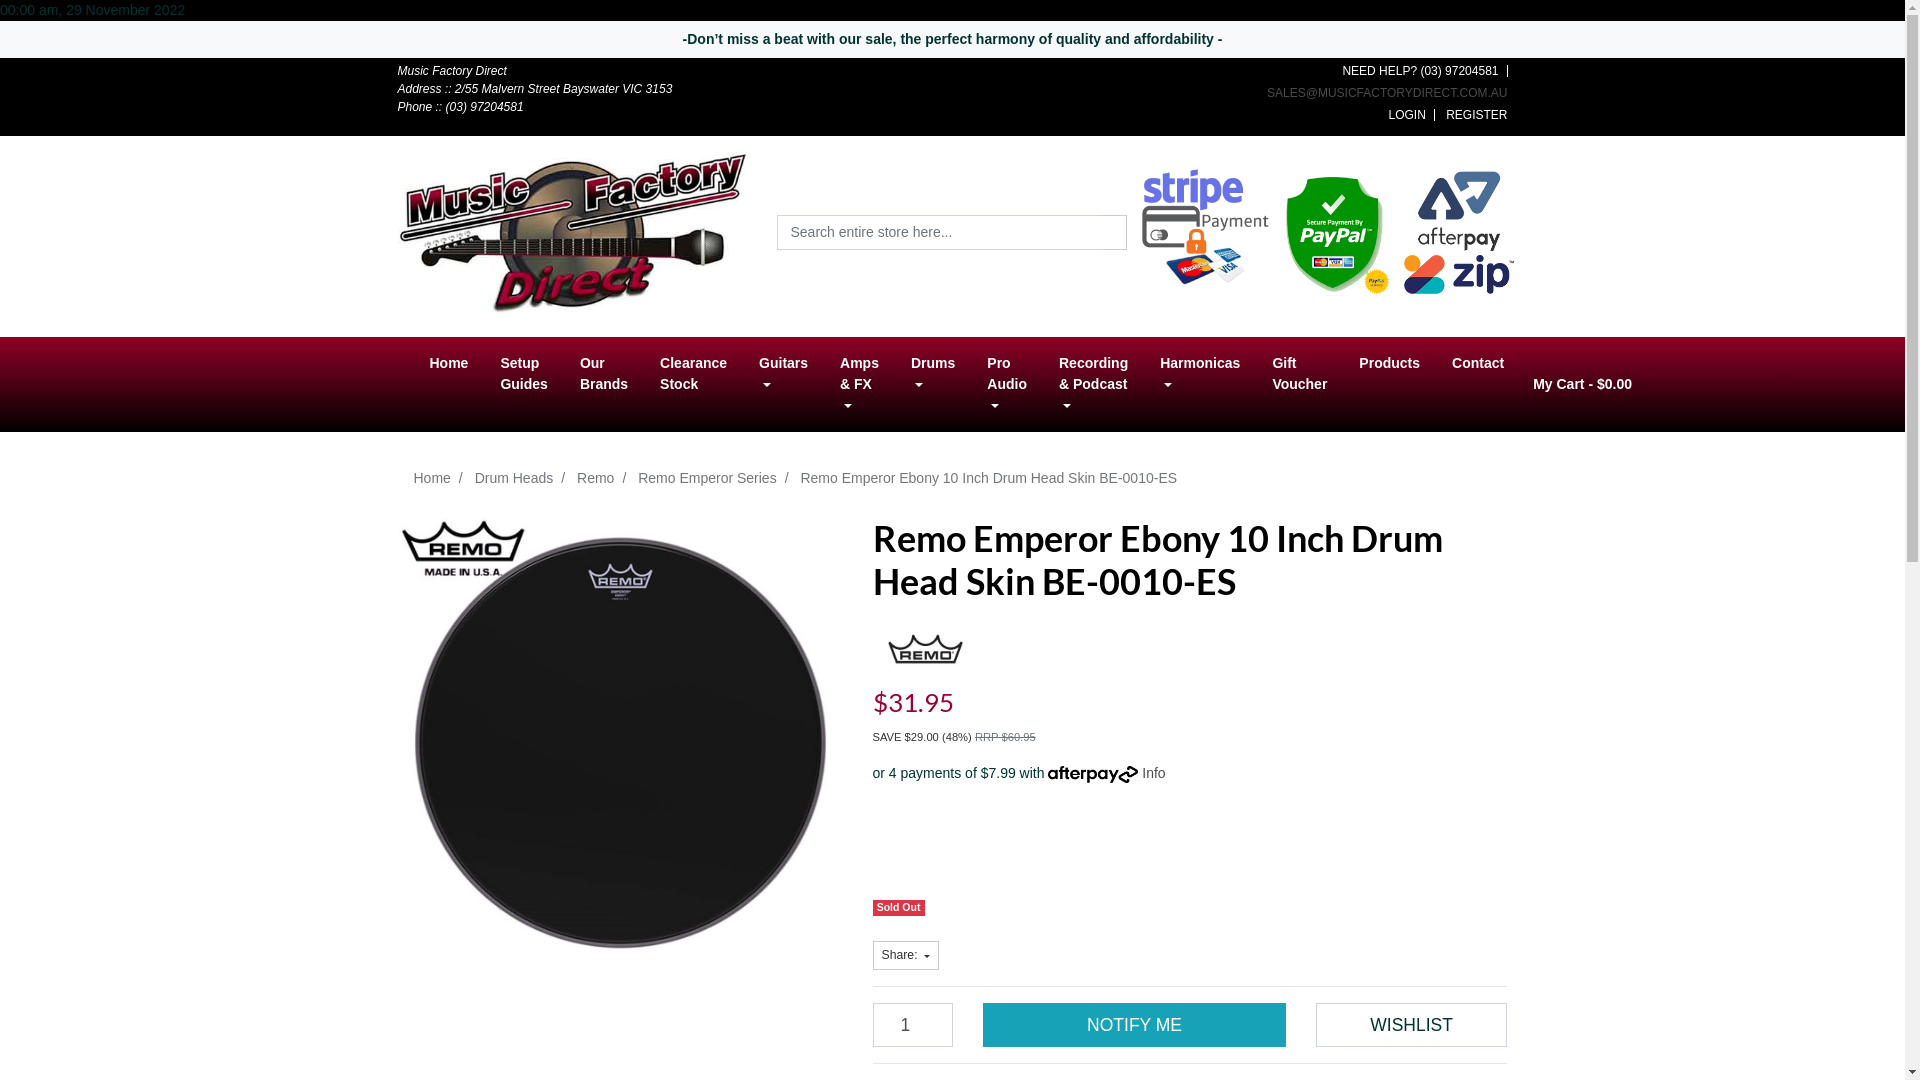  I want to click on 'Amps & FX', so click(859, 384).